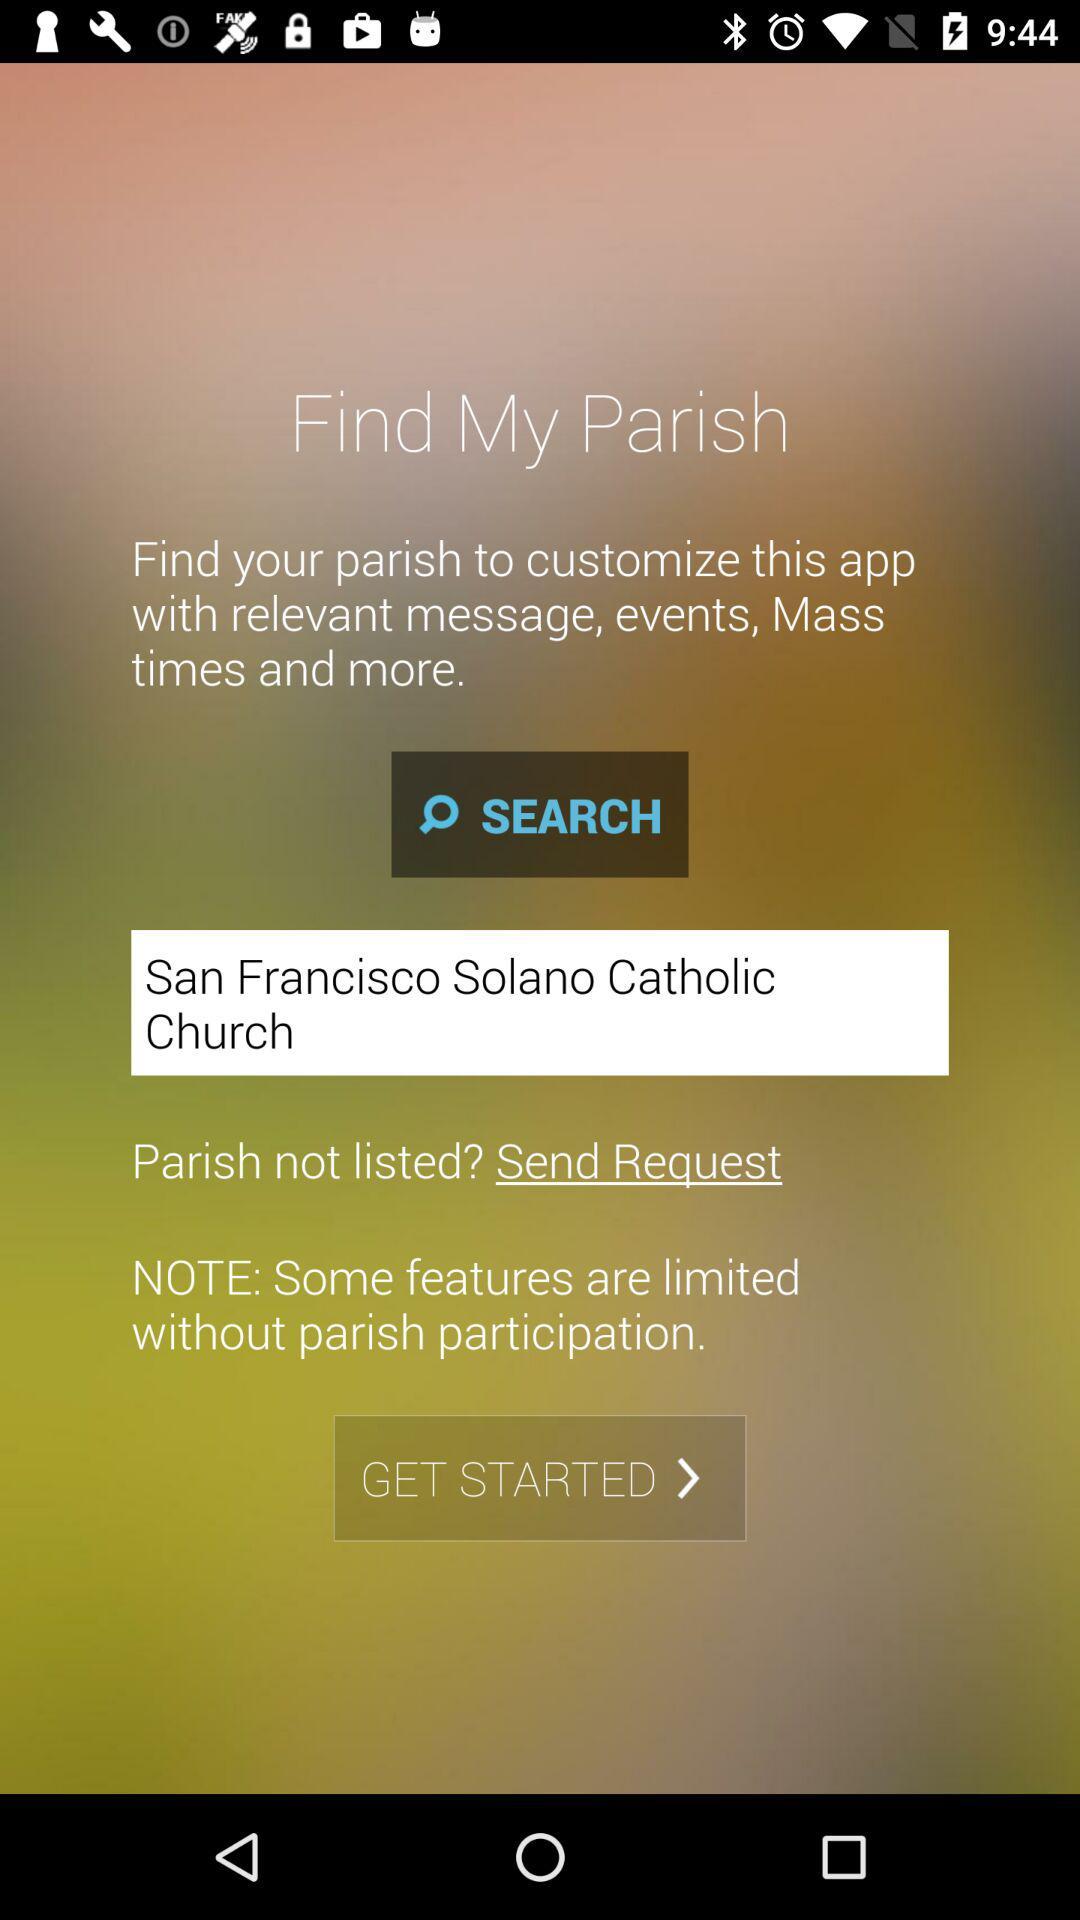 Image resolution: width=1080 pixels, height=1920 pixels. I want to click on the search, so click(540, 814).